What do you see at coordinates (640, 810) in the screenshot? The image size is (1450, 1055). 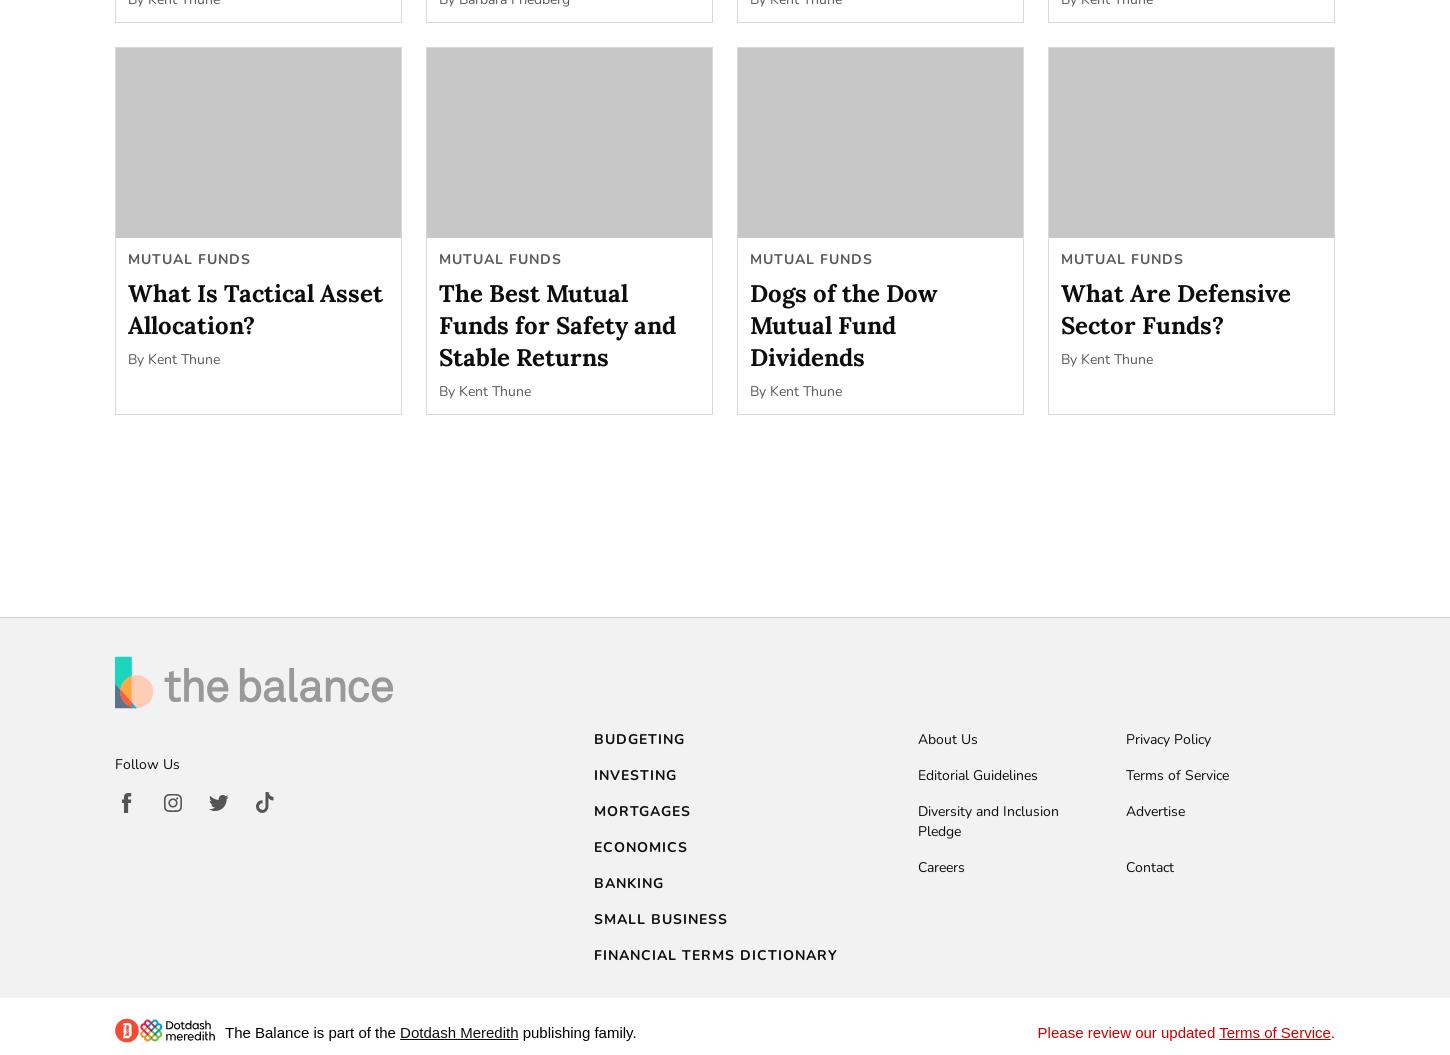 I see `'Mortgages'` at bounding box center [640, 810].